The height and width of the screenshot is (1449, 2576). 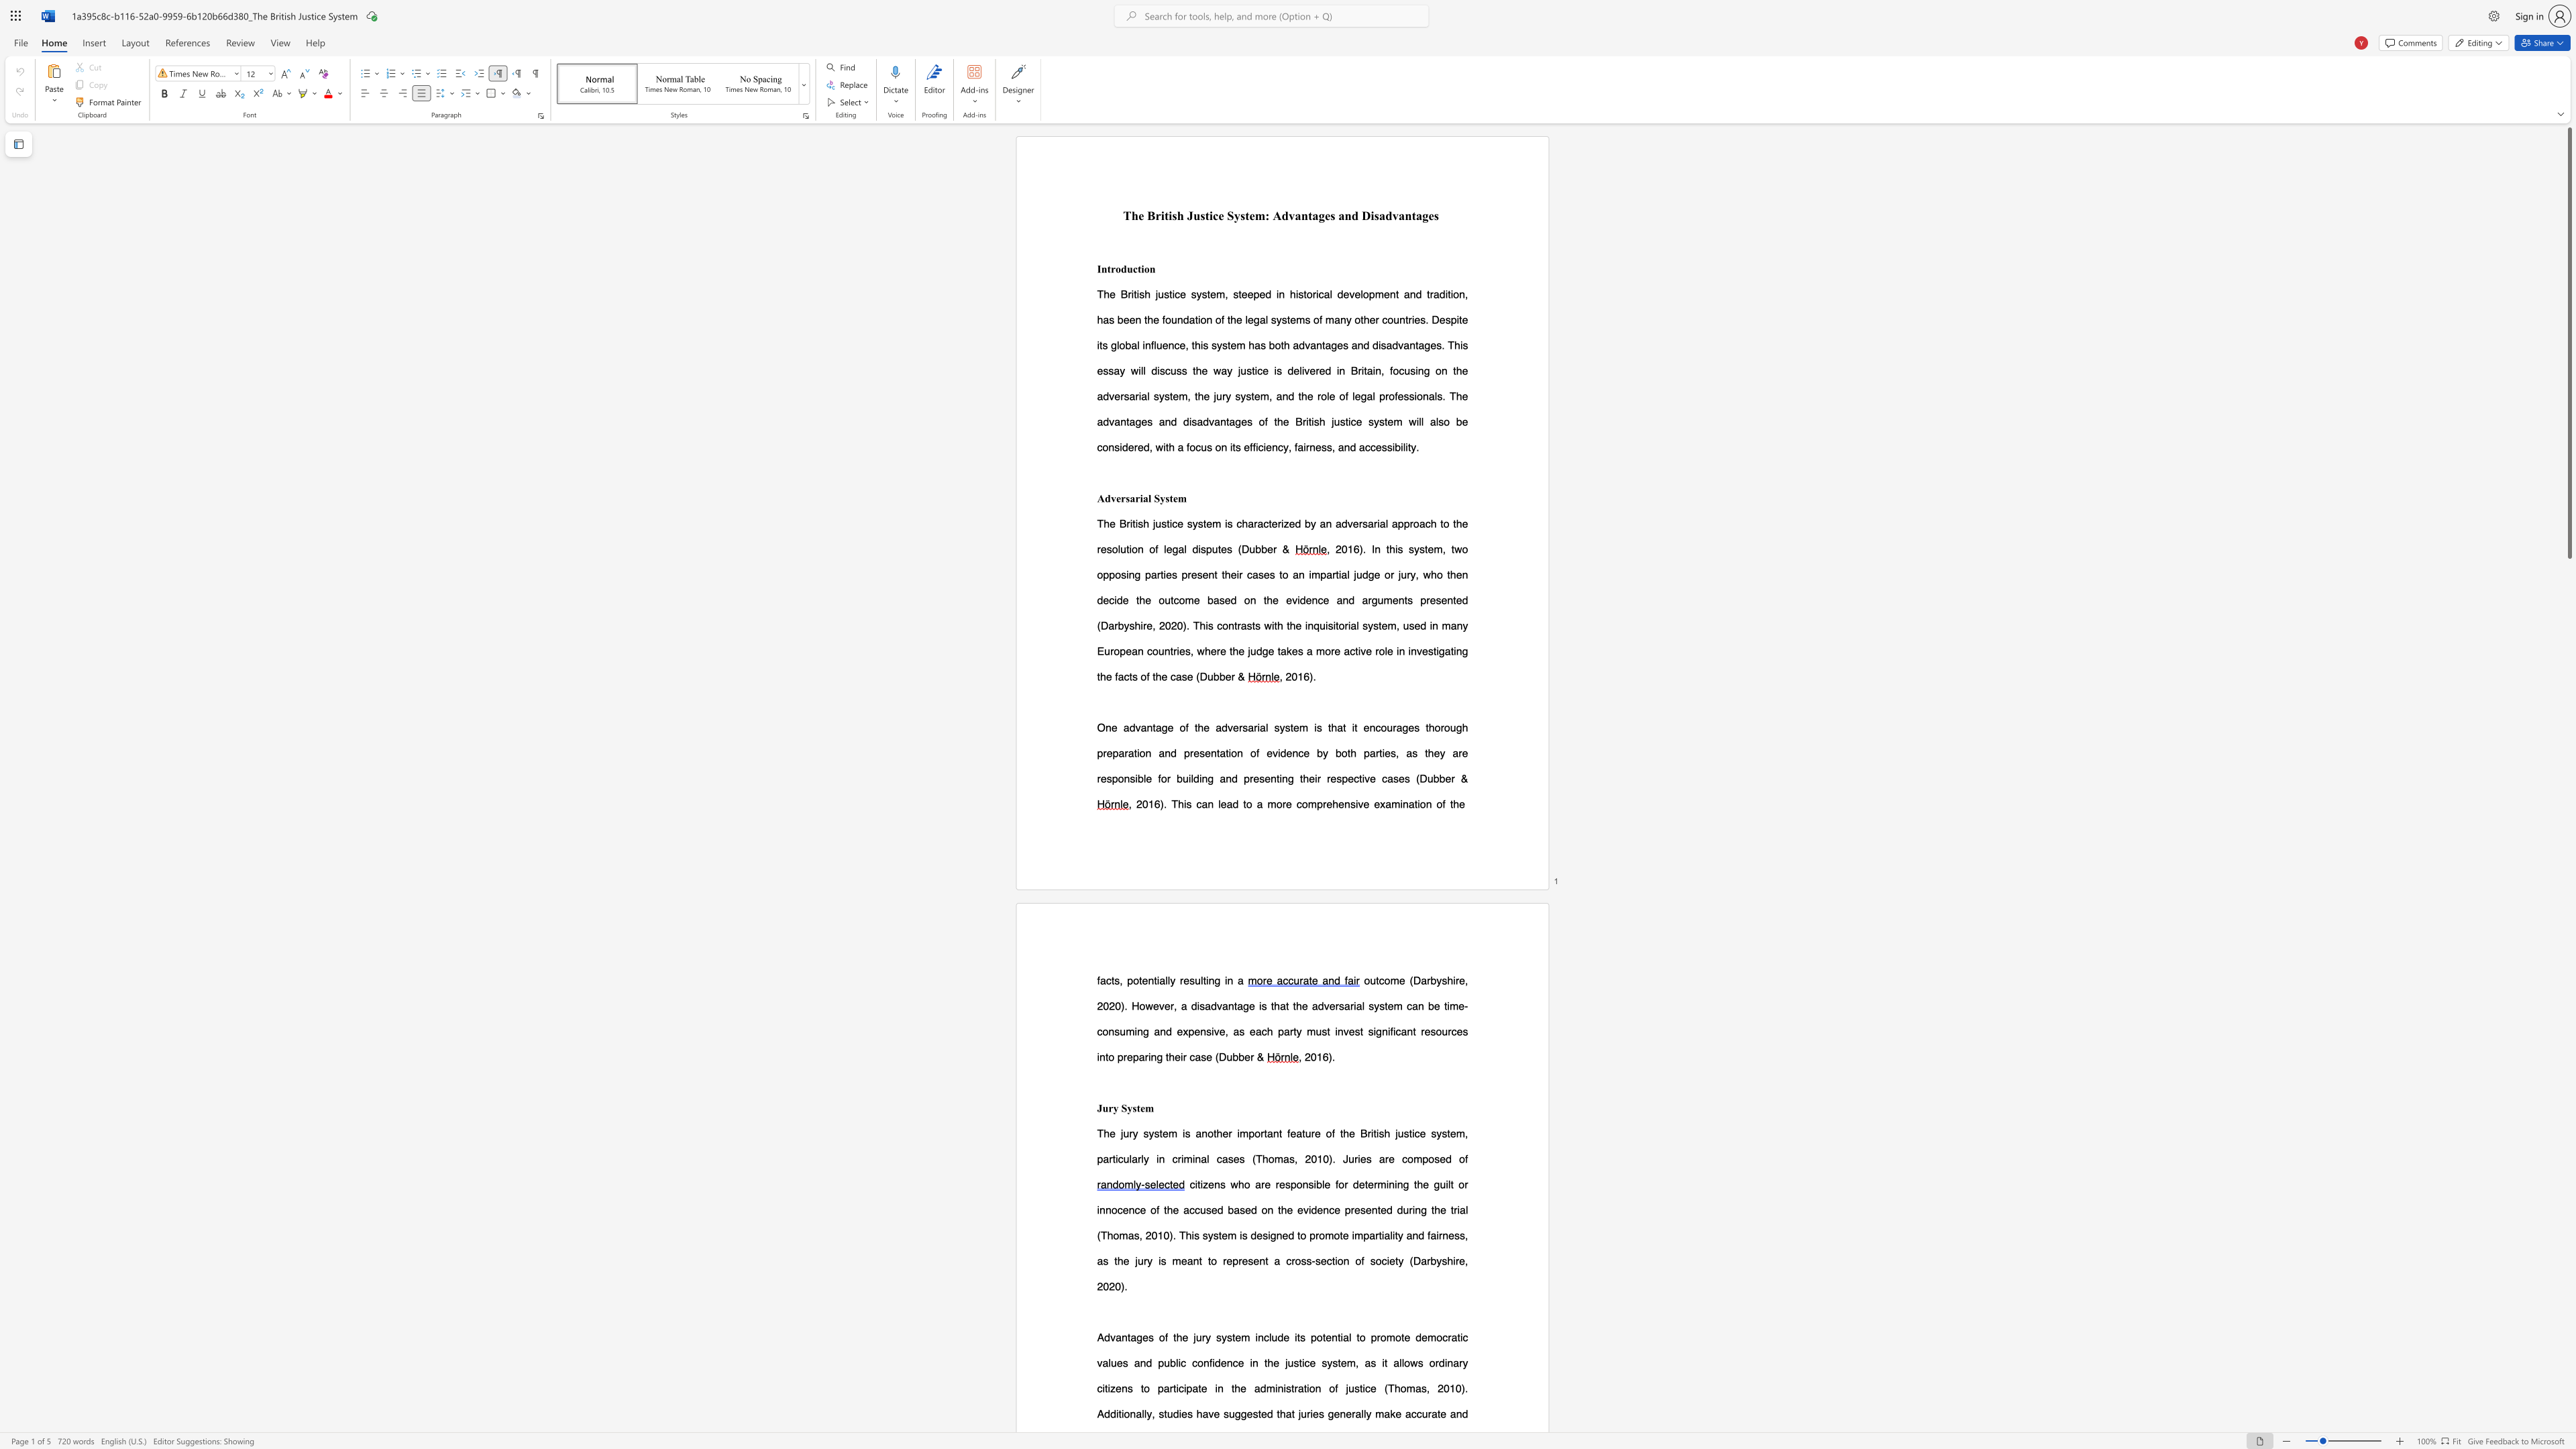 I want to click on the 2th character "e" in the text, so click(x=1175, y=497).